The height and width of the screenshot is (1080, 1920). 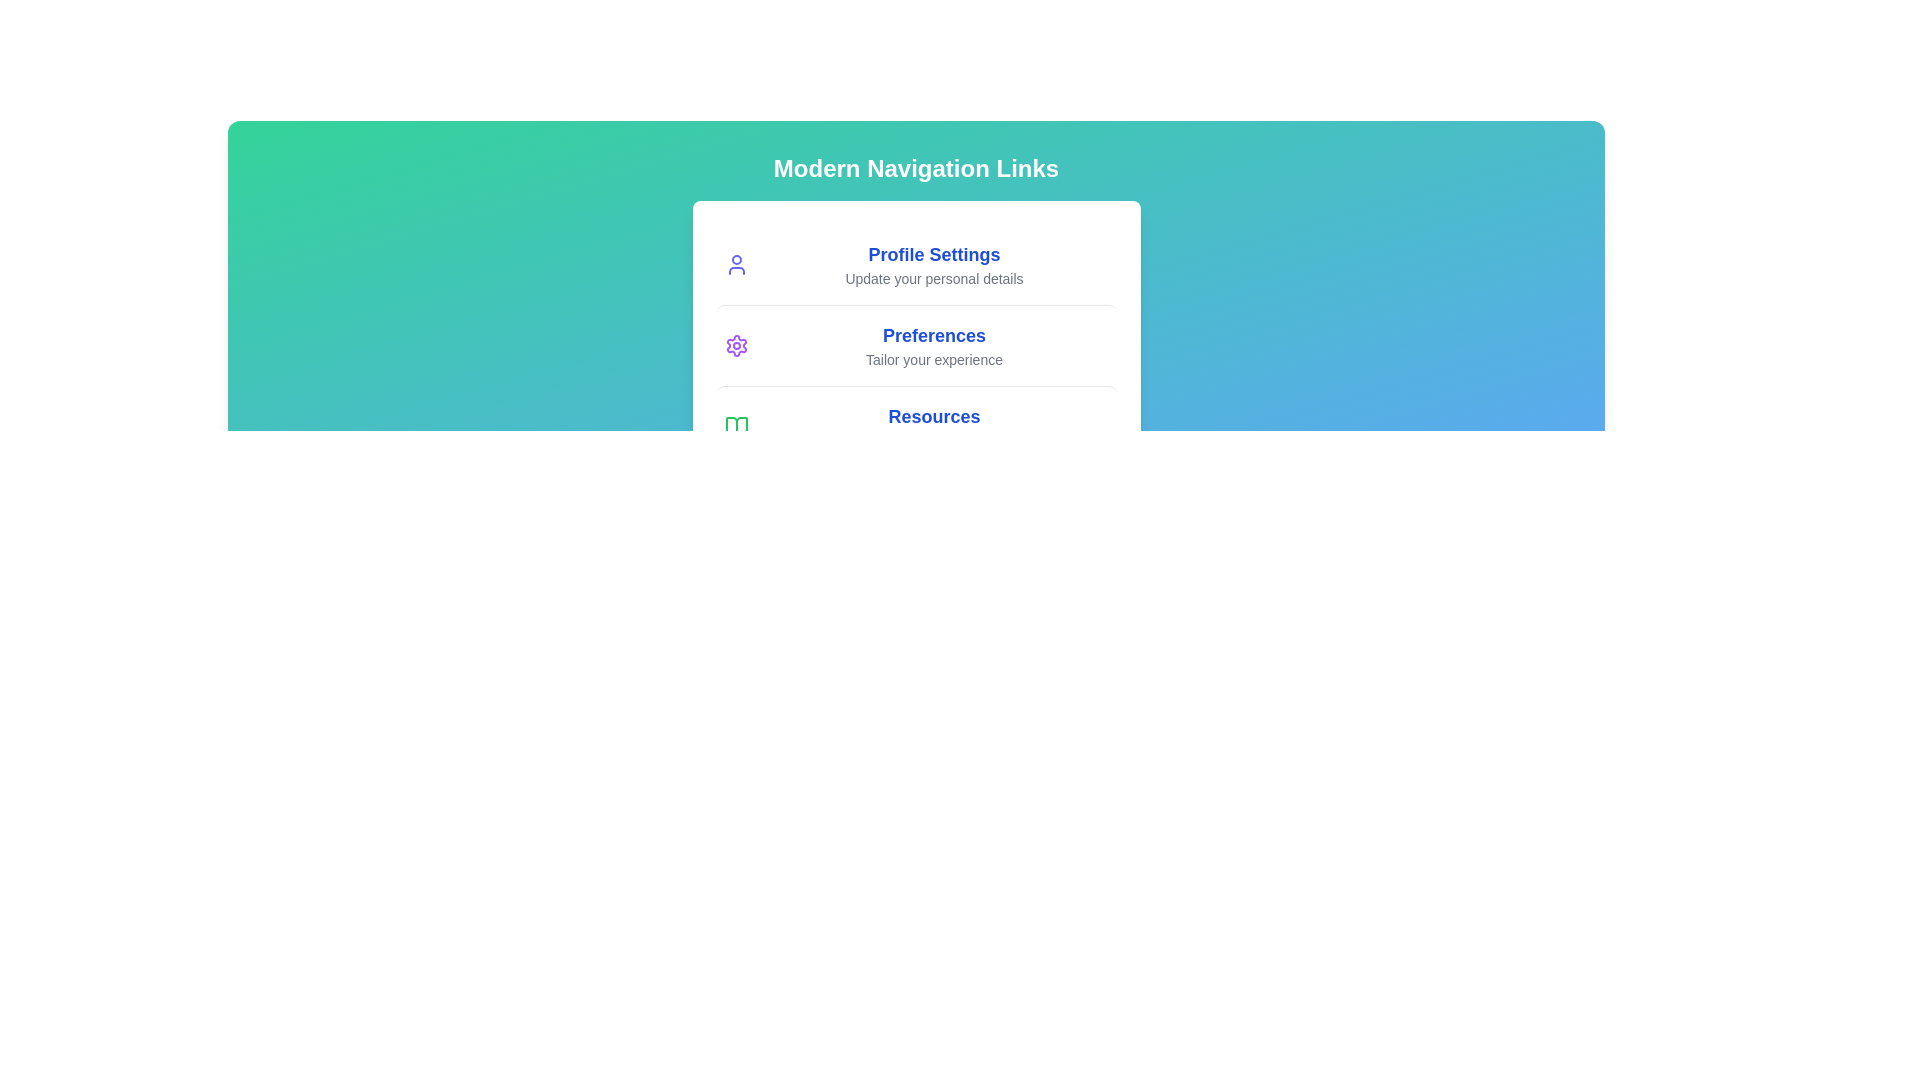 What do you see at coordinates (735, 345) in the screenshot?
I see `the icon representing the entry point for accessing preferences or settings` at bounding box center [735, 345].